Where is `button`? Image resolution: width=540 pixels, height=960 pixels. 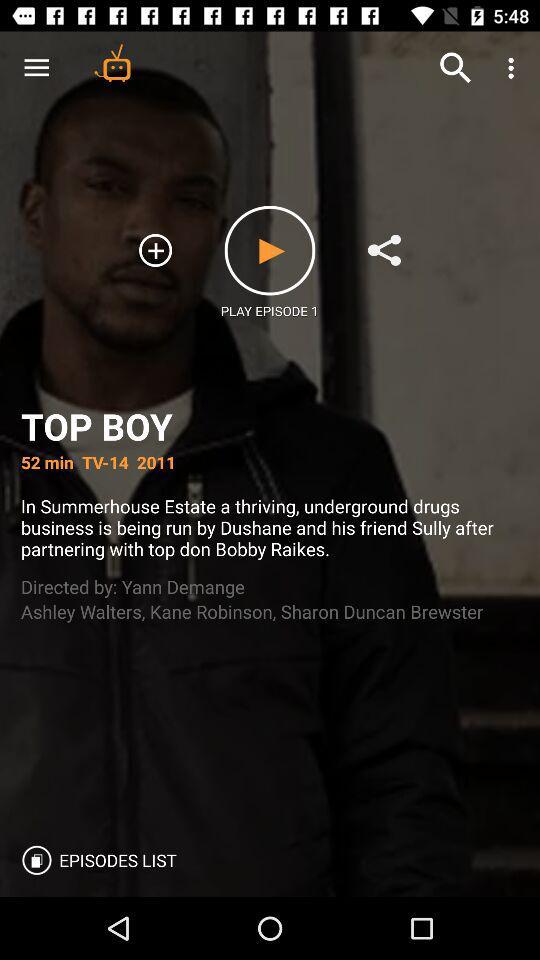
button is located at coordinates (270, 249).